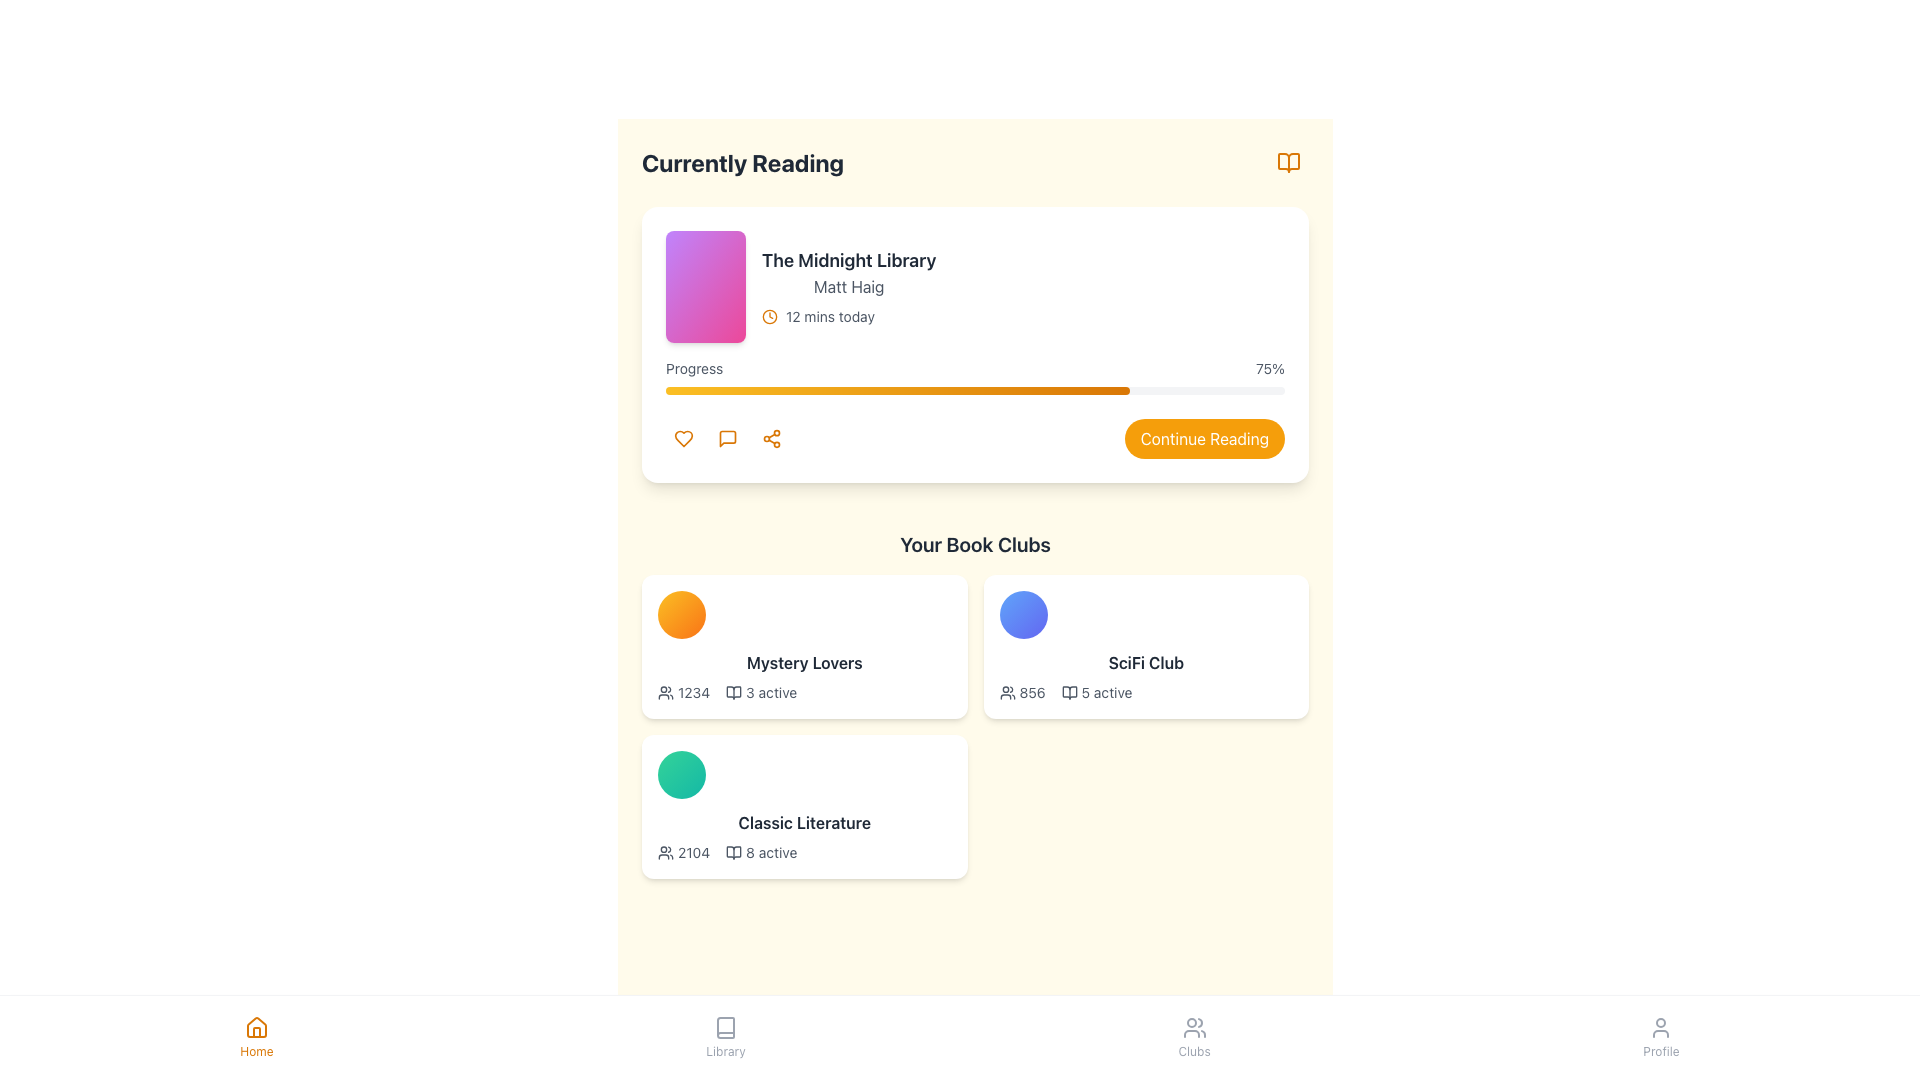 The width and height of the screenshot is (1920, 1080). Describe the element at coordinates (1068, 692) in the screenshot. I see `the decorative icon related to books or reading activities in the 'SciFi Club' section of 'Your Book Clubs', located to the left of the '5 active' text` at that location.